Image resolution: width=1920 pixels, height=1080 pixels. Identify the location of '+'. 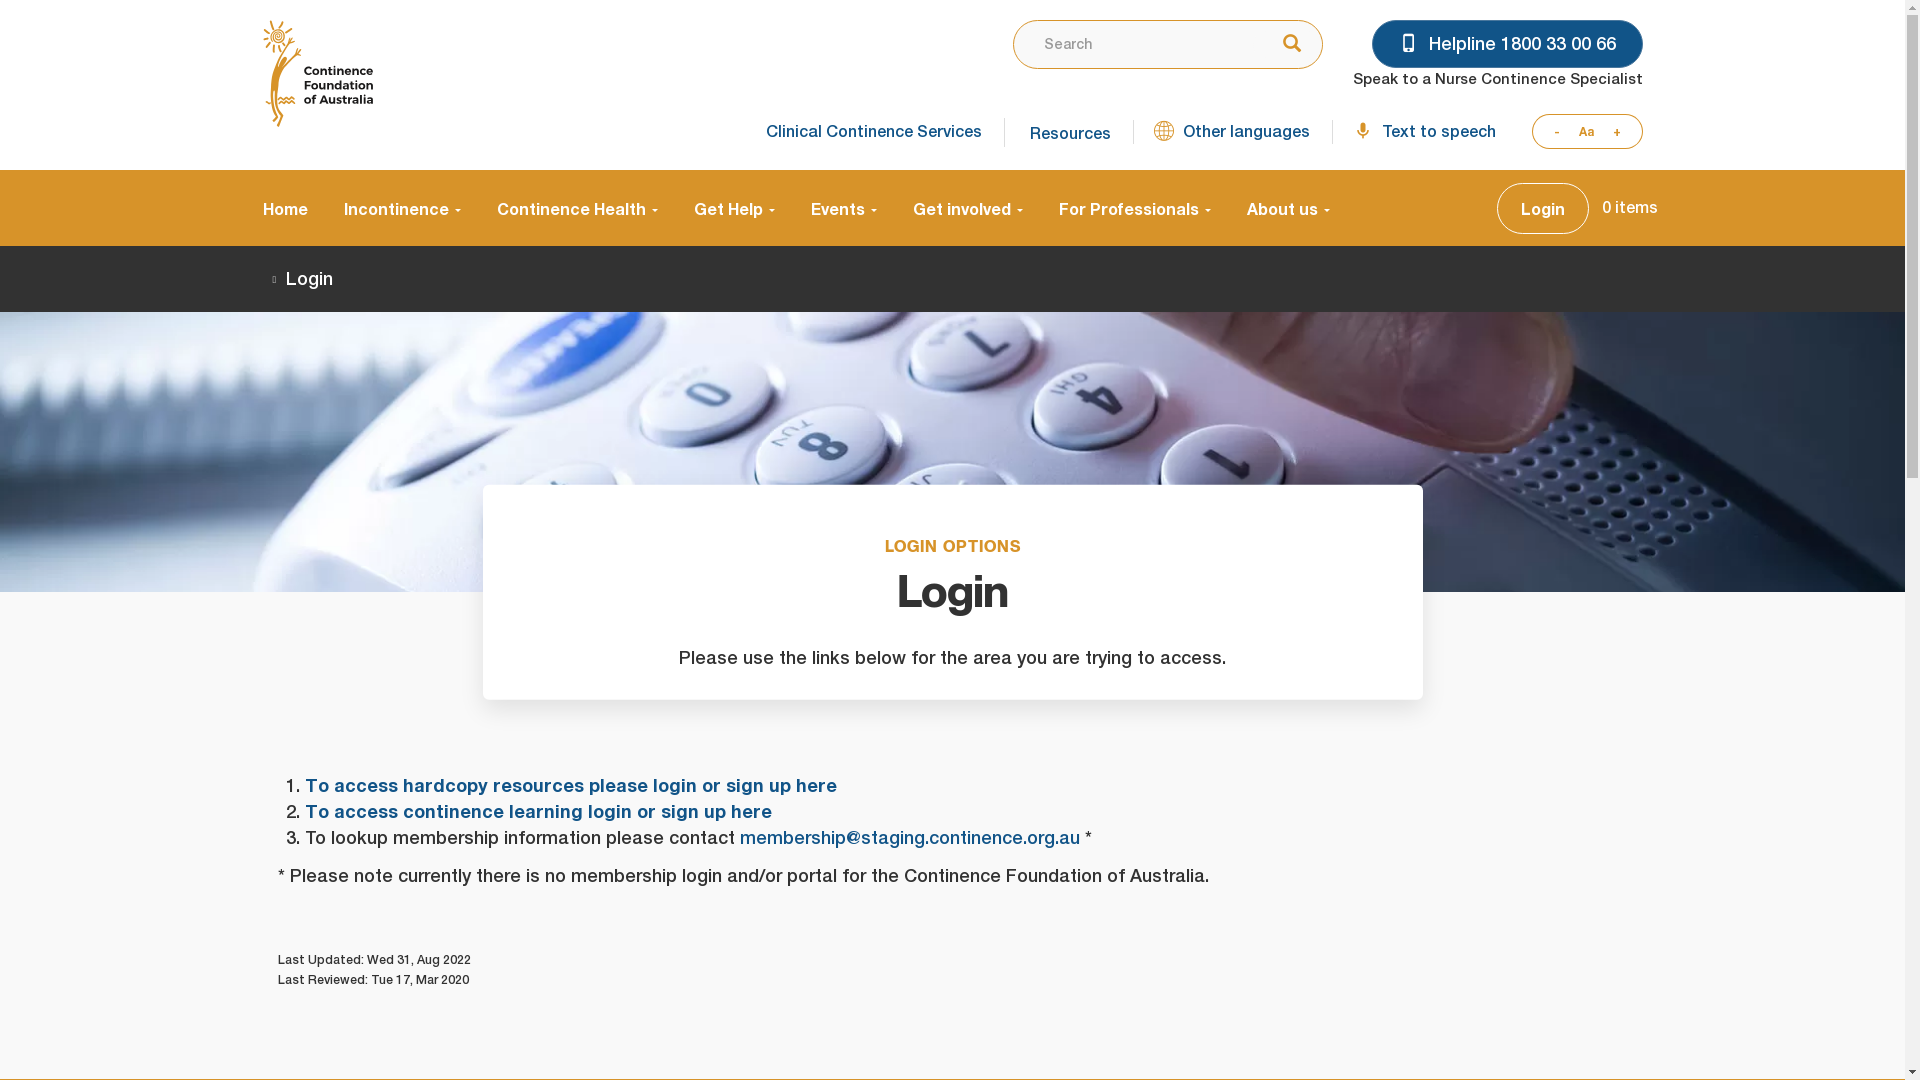
(1622, 131).